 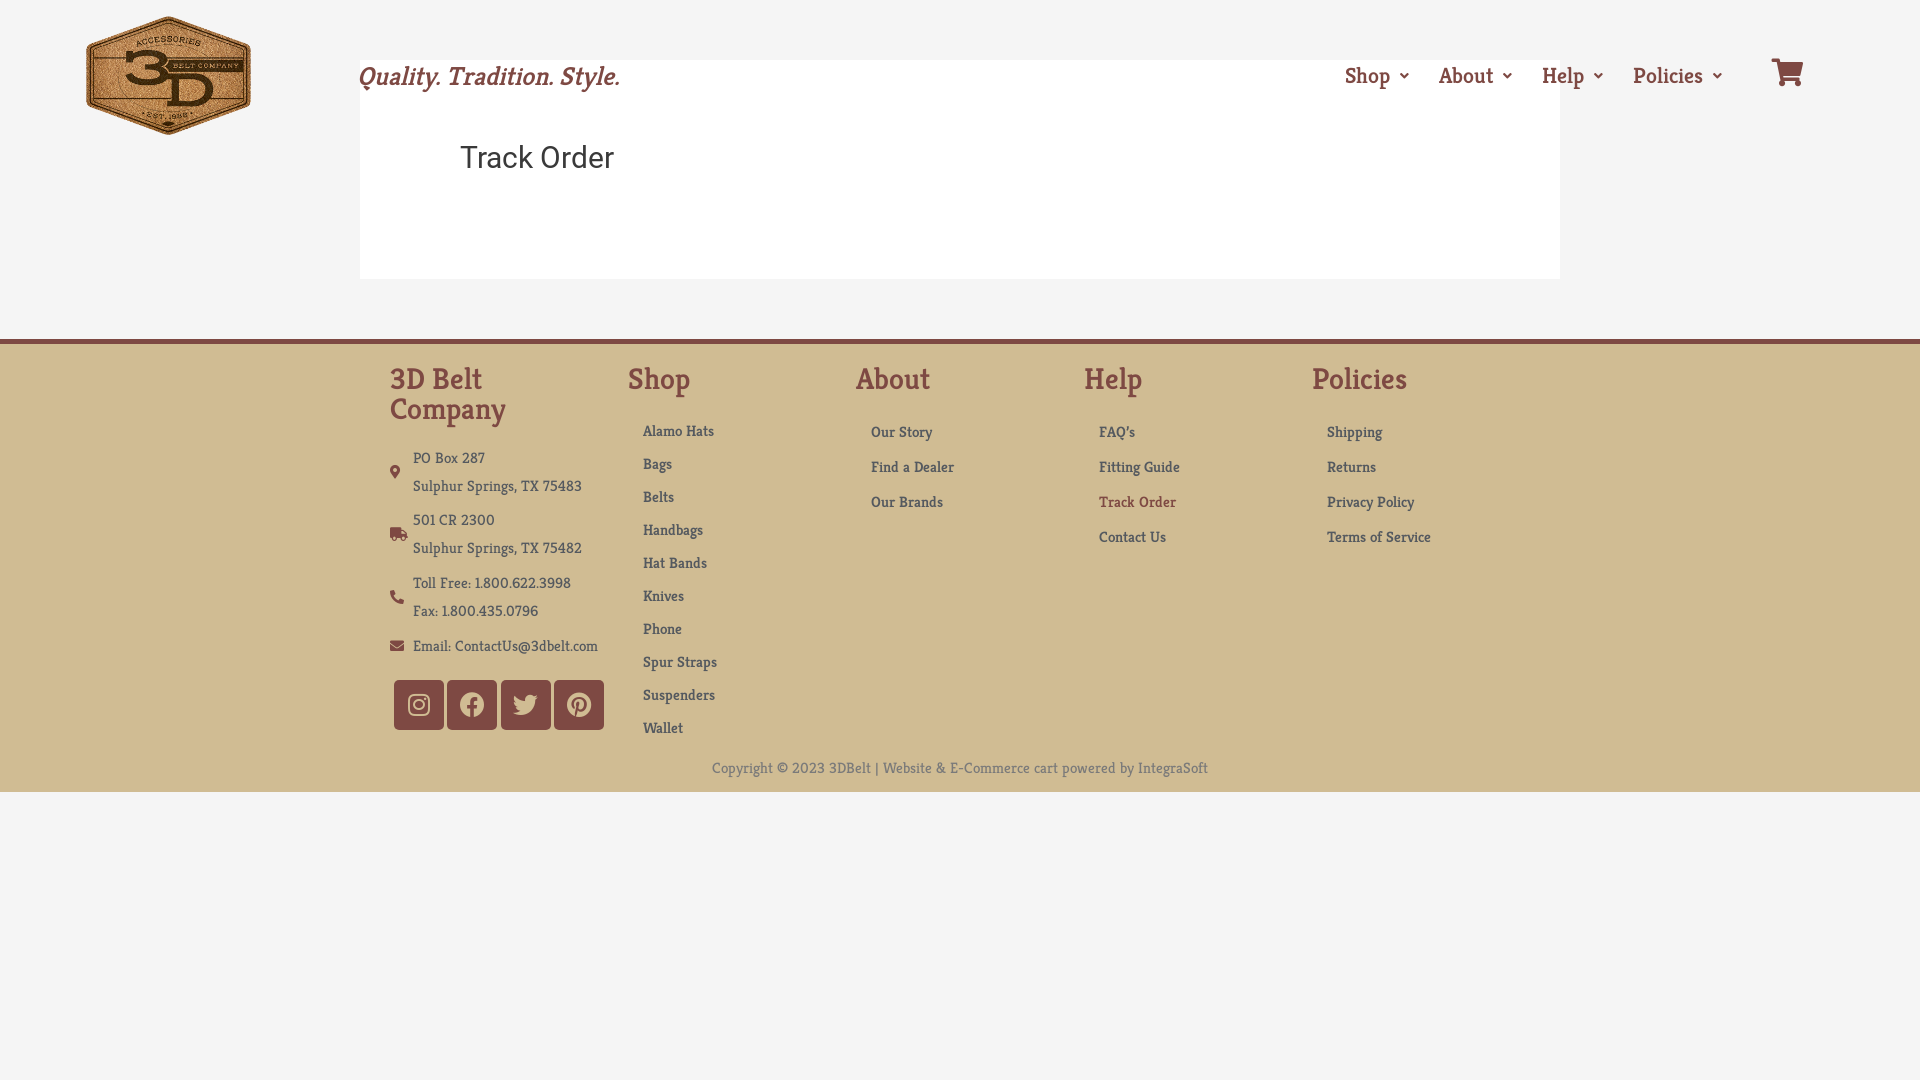 I want to click on 'Help', so click(x=1571, y=75).